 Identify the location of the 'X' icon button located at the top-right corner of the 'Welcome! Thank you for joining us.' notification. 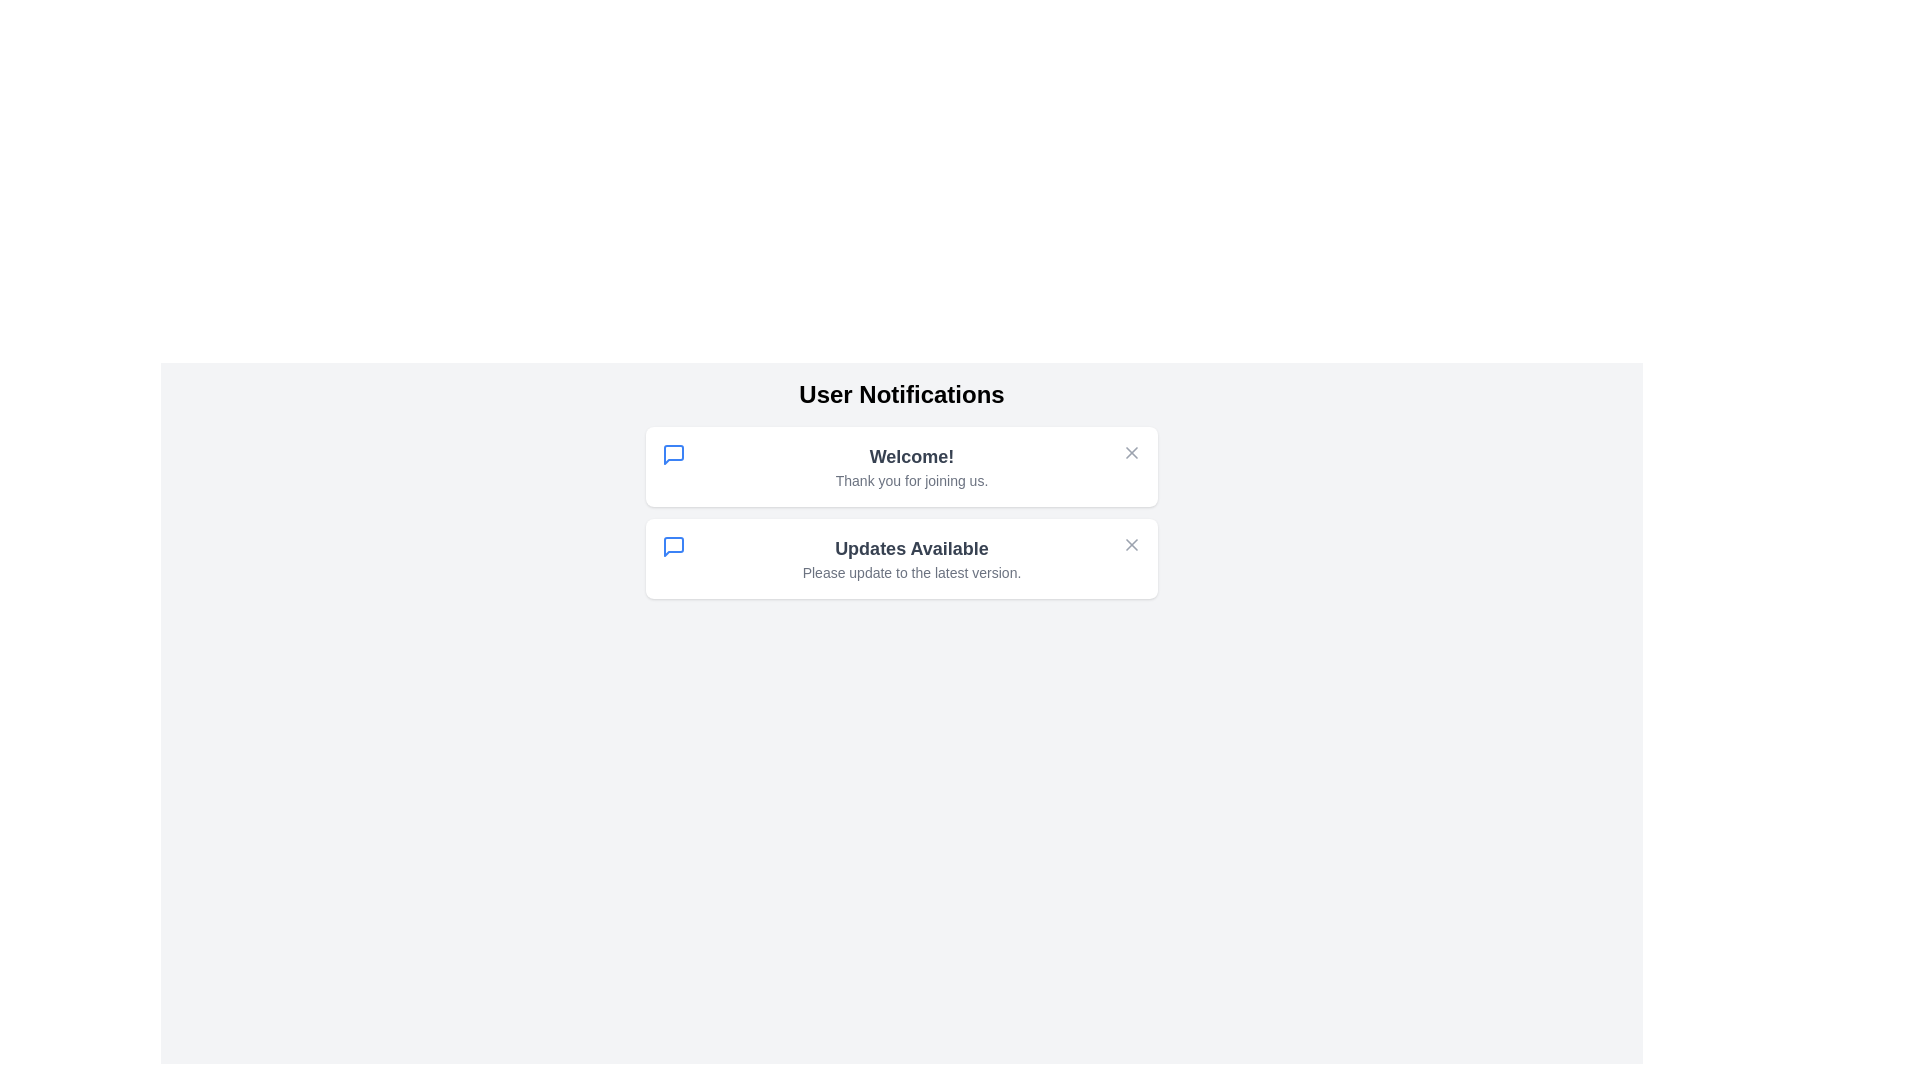
(1132, 452).